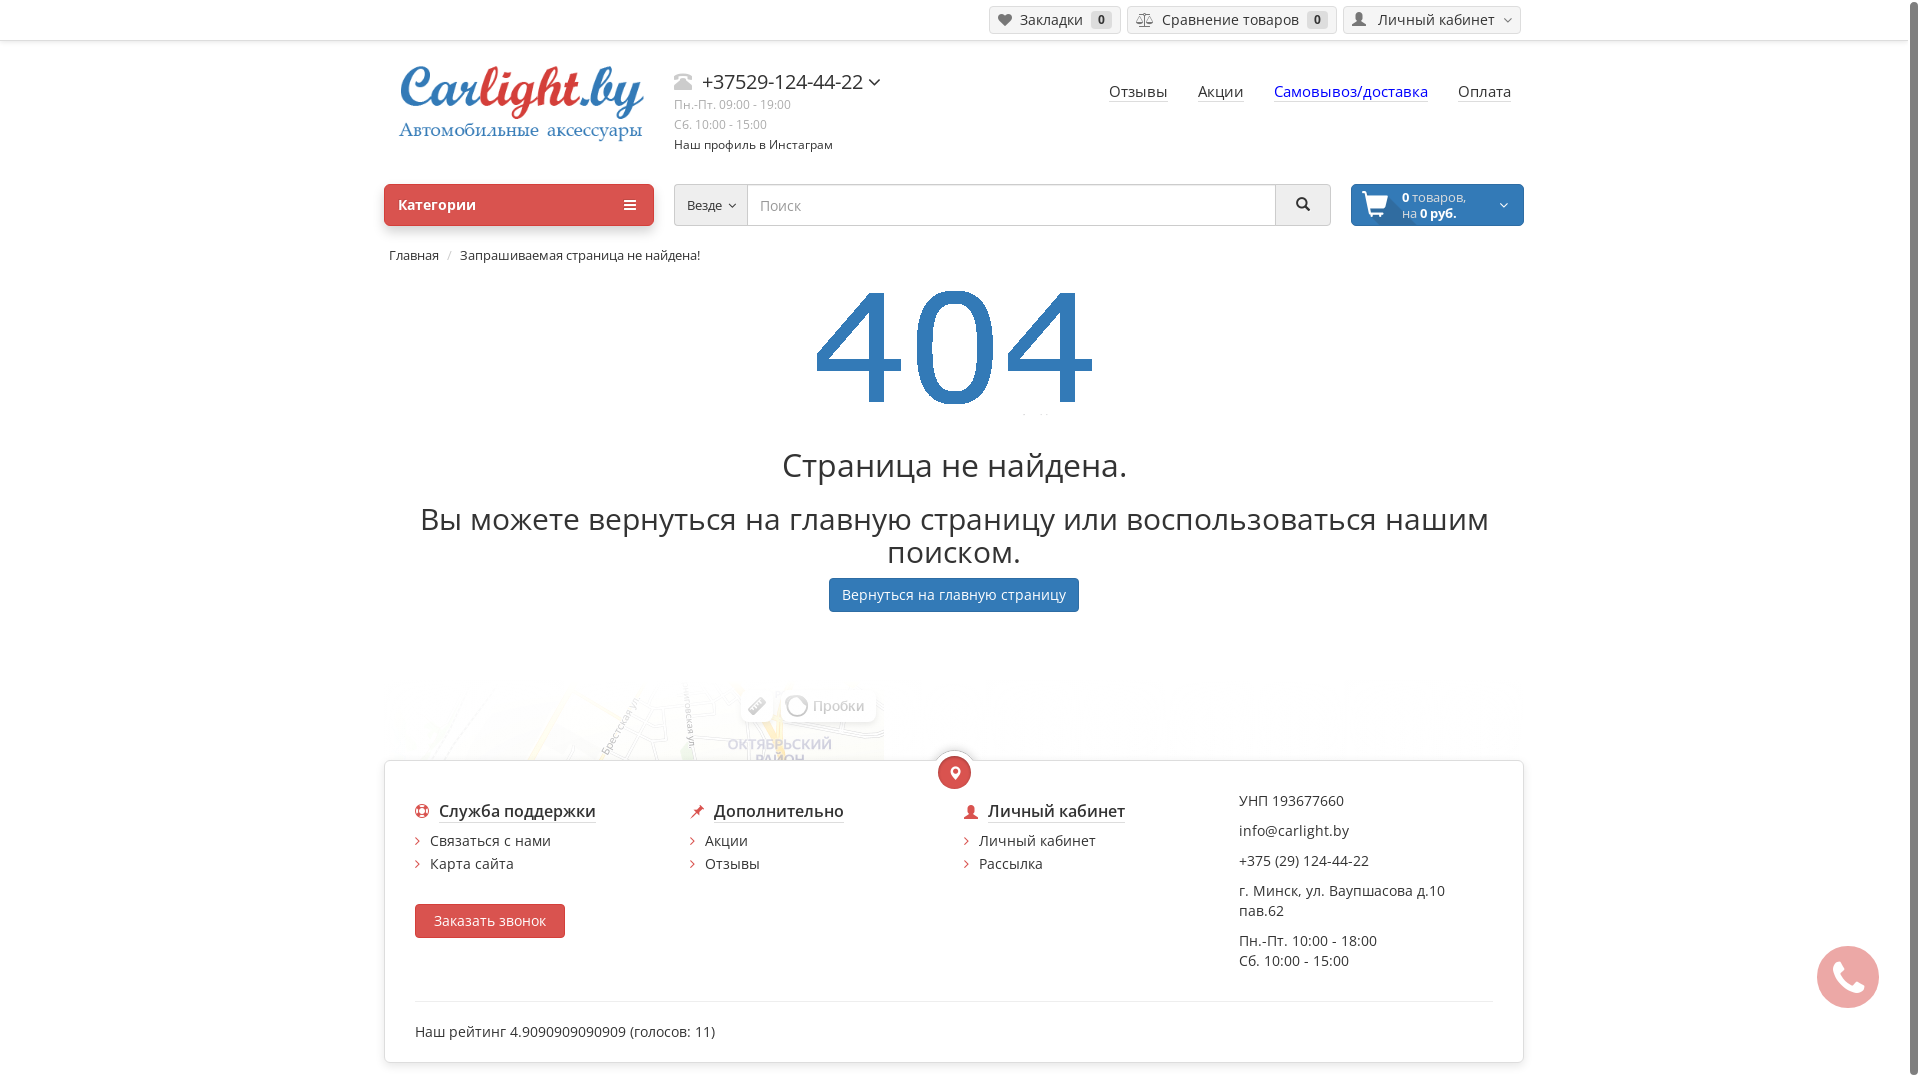 The width and height of the screenshot is (1920, 1080). What do you see at coordinates (1292, 830) in the screenshot?
I see `'info@carlight.by'` at bounding box center [1292, 830].